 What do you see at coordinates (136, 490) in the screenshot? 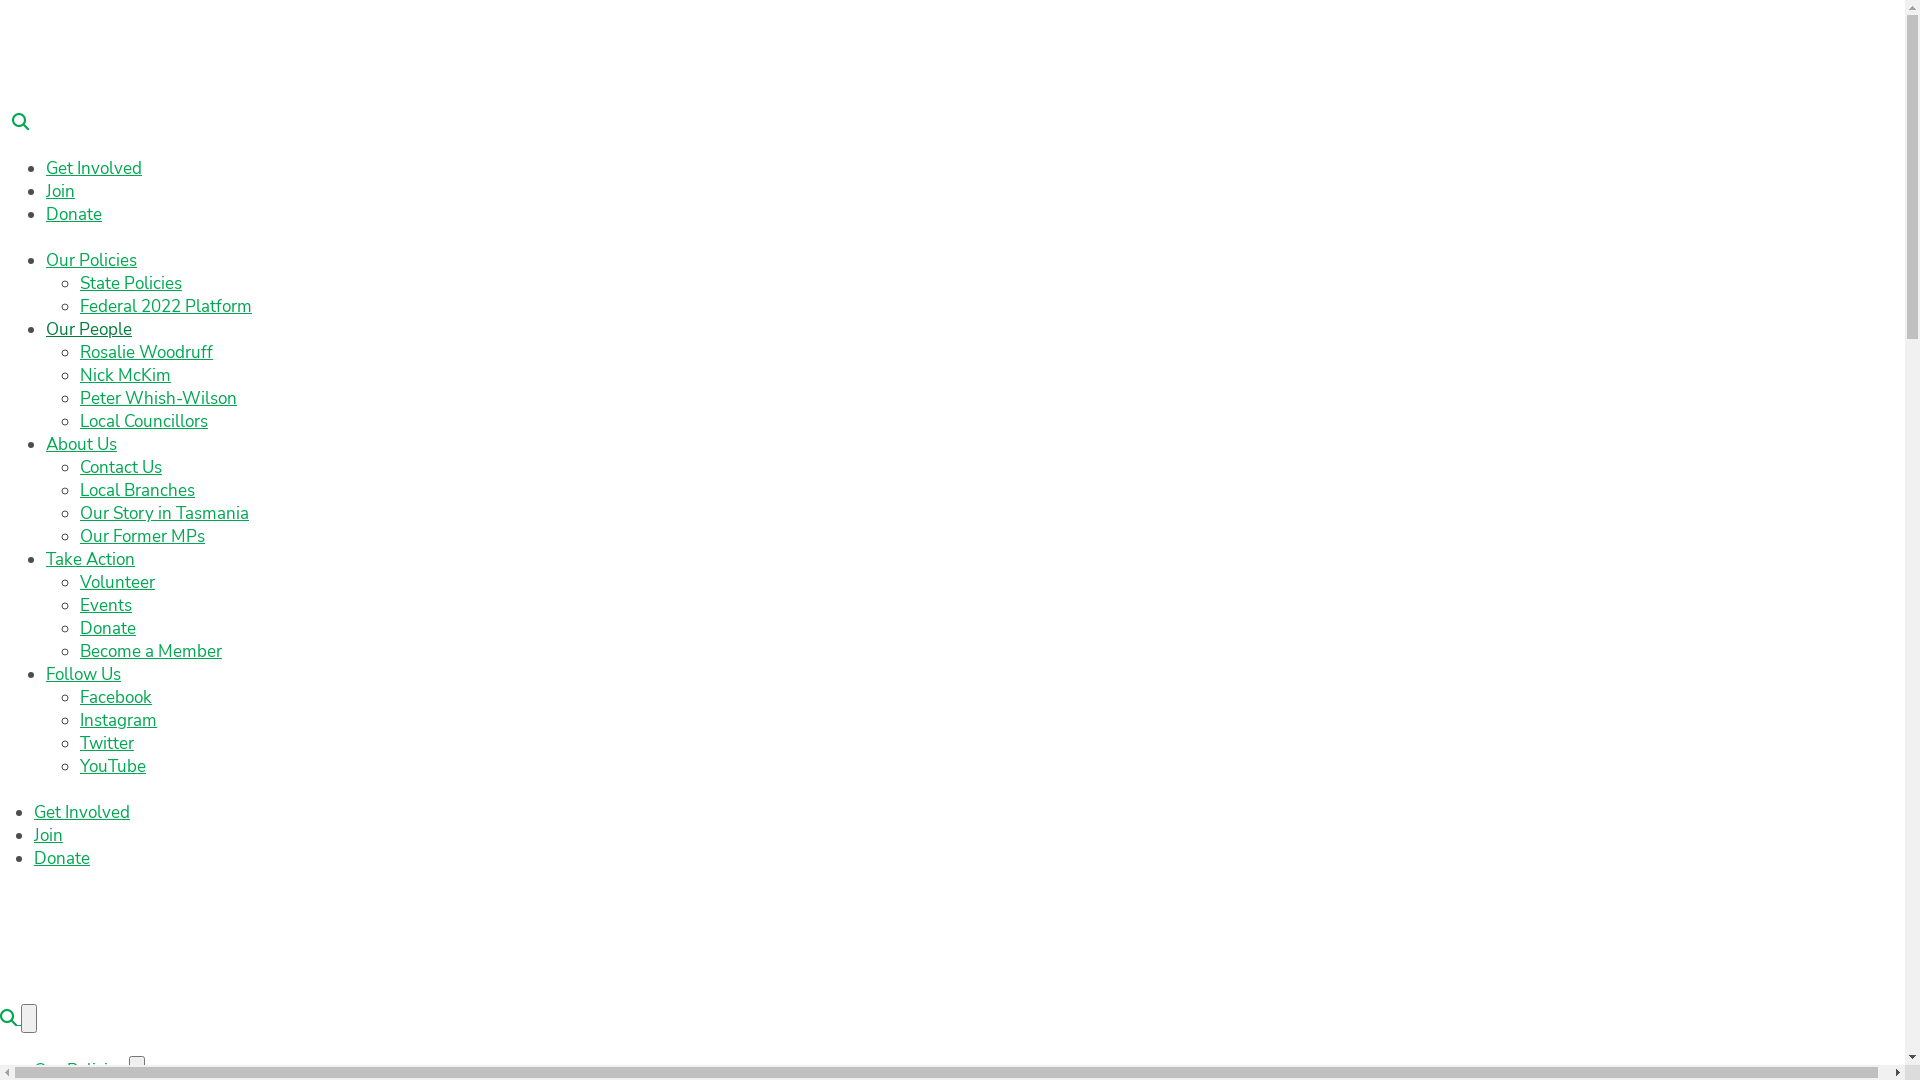
I see `'Local Branches'` at bounding box center [136, 490].